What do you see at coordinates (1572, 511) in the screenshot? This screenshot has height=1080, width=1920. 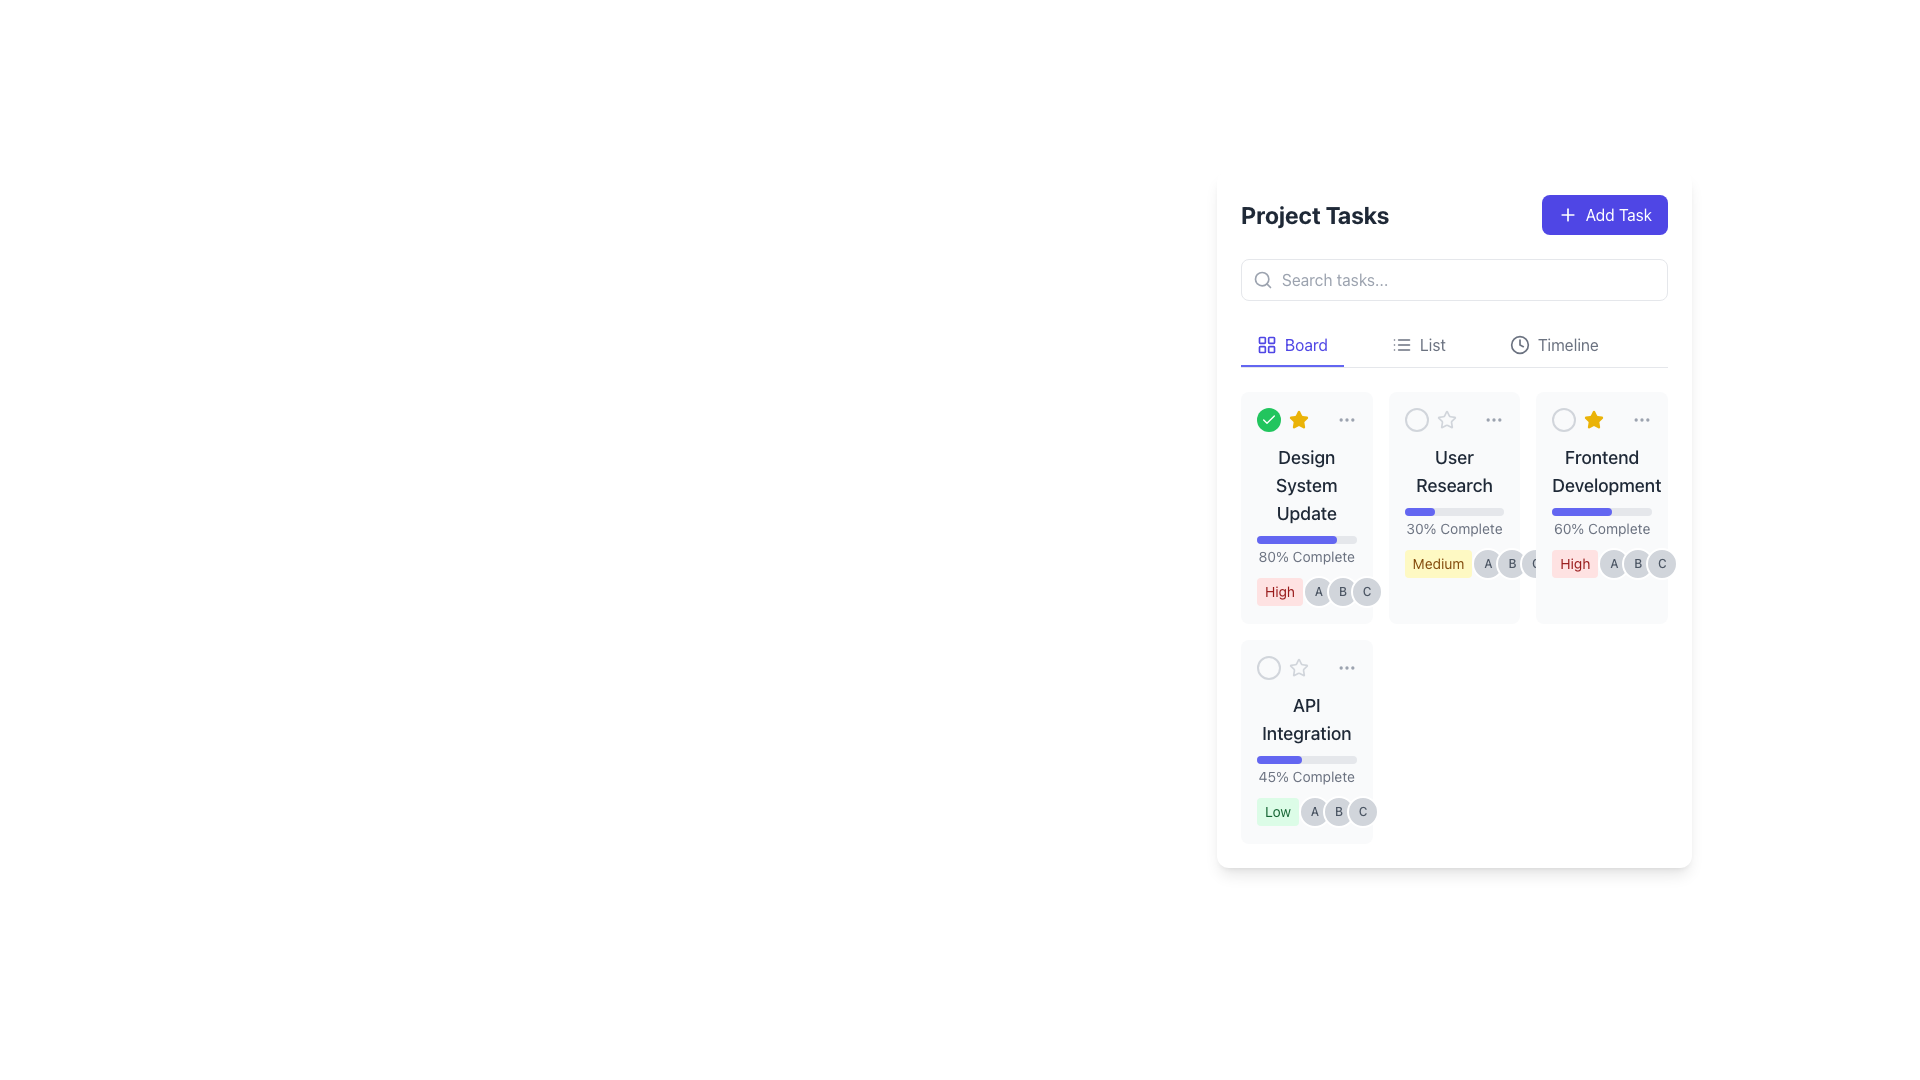 I see `the progress` at bounding box center [1572, 511].